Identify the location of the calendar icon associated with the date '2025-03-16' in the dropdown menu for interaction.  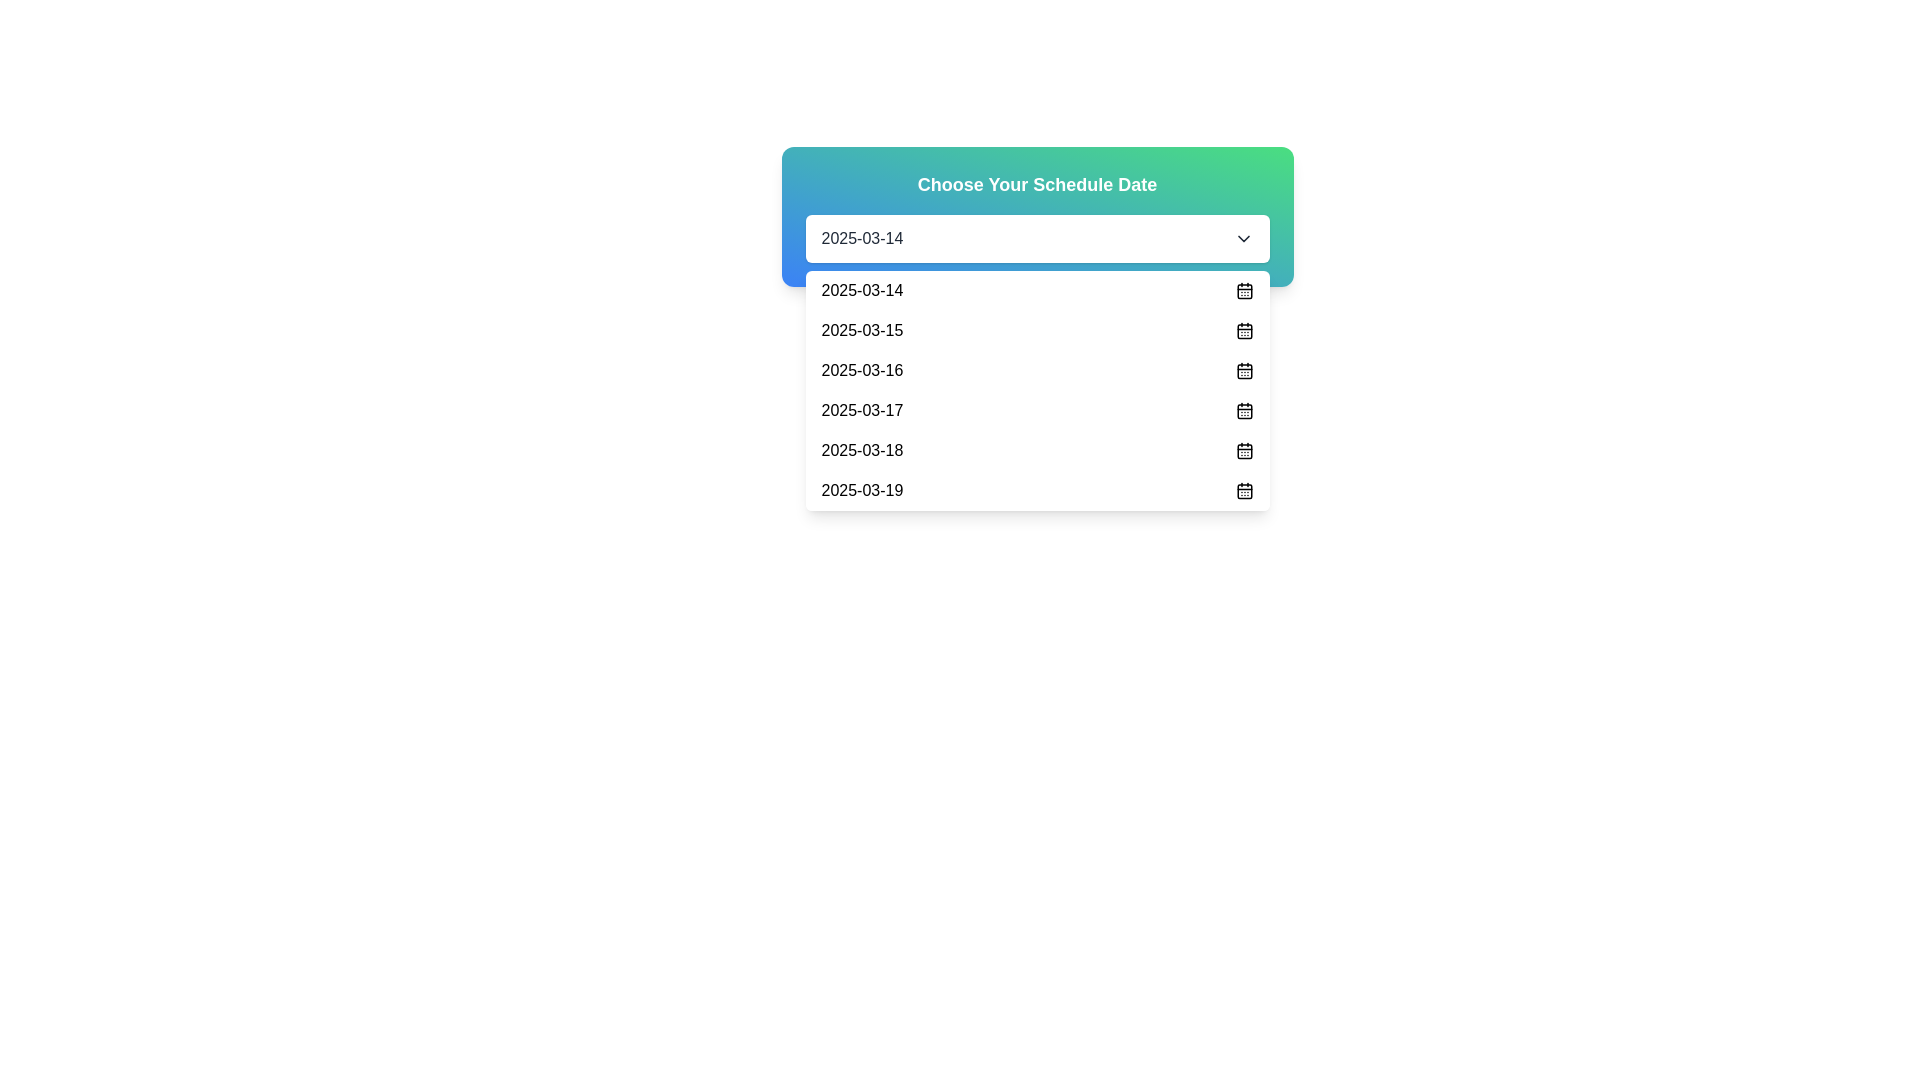
(1243, 371).